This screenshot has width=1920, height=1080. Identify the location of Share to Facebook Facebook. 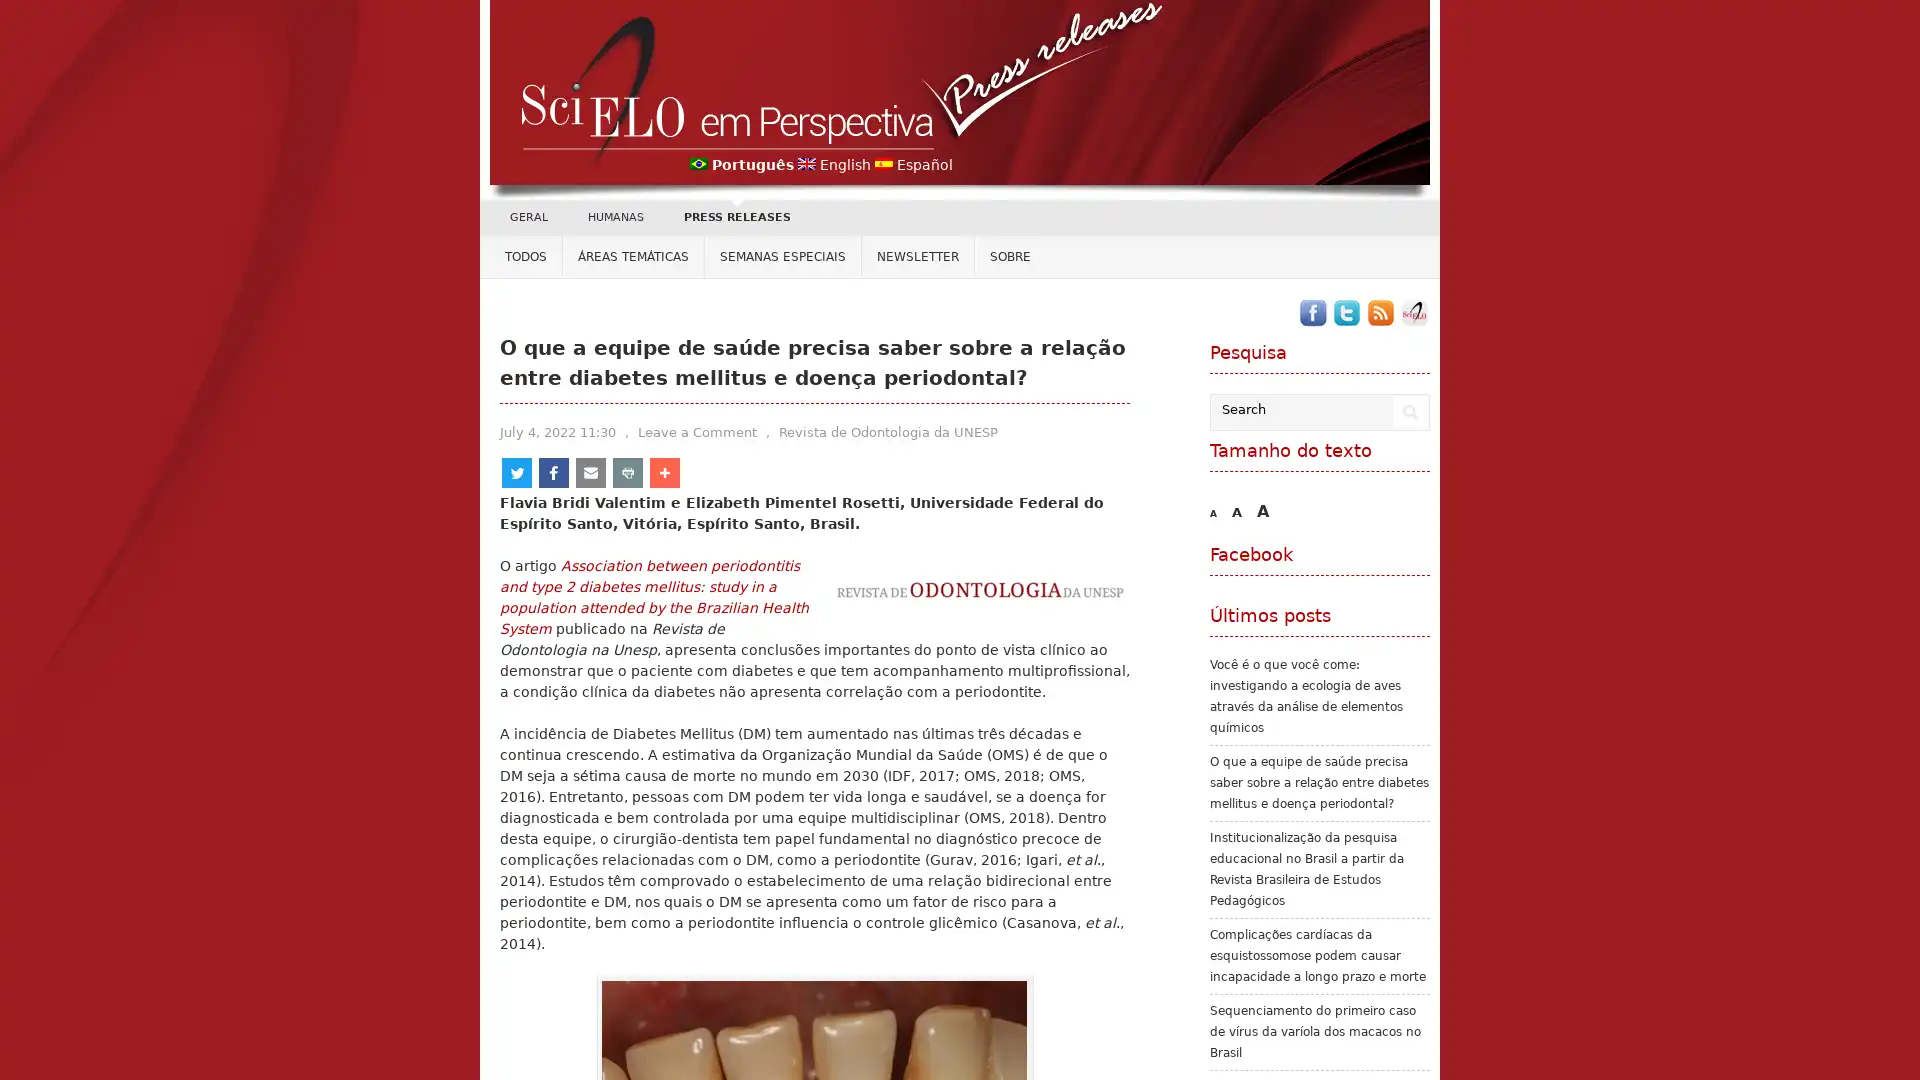
(643, 473).